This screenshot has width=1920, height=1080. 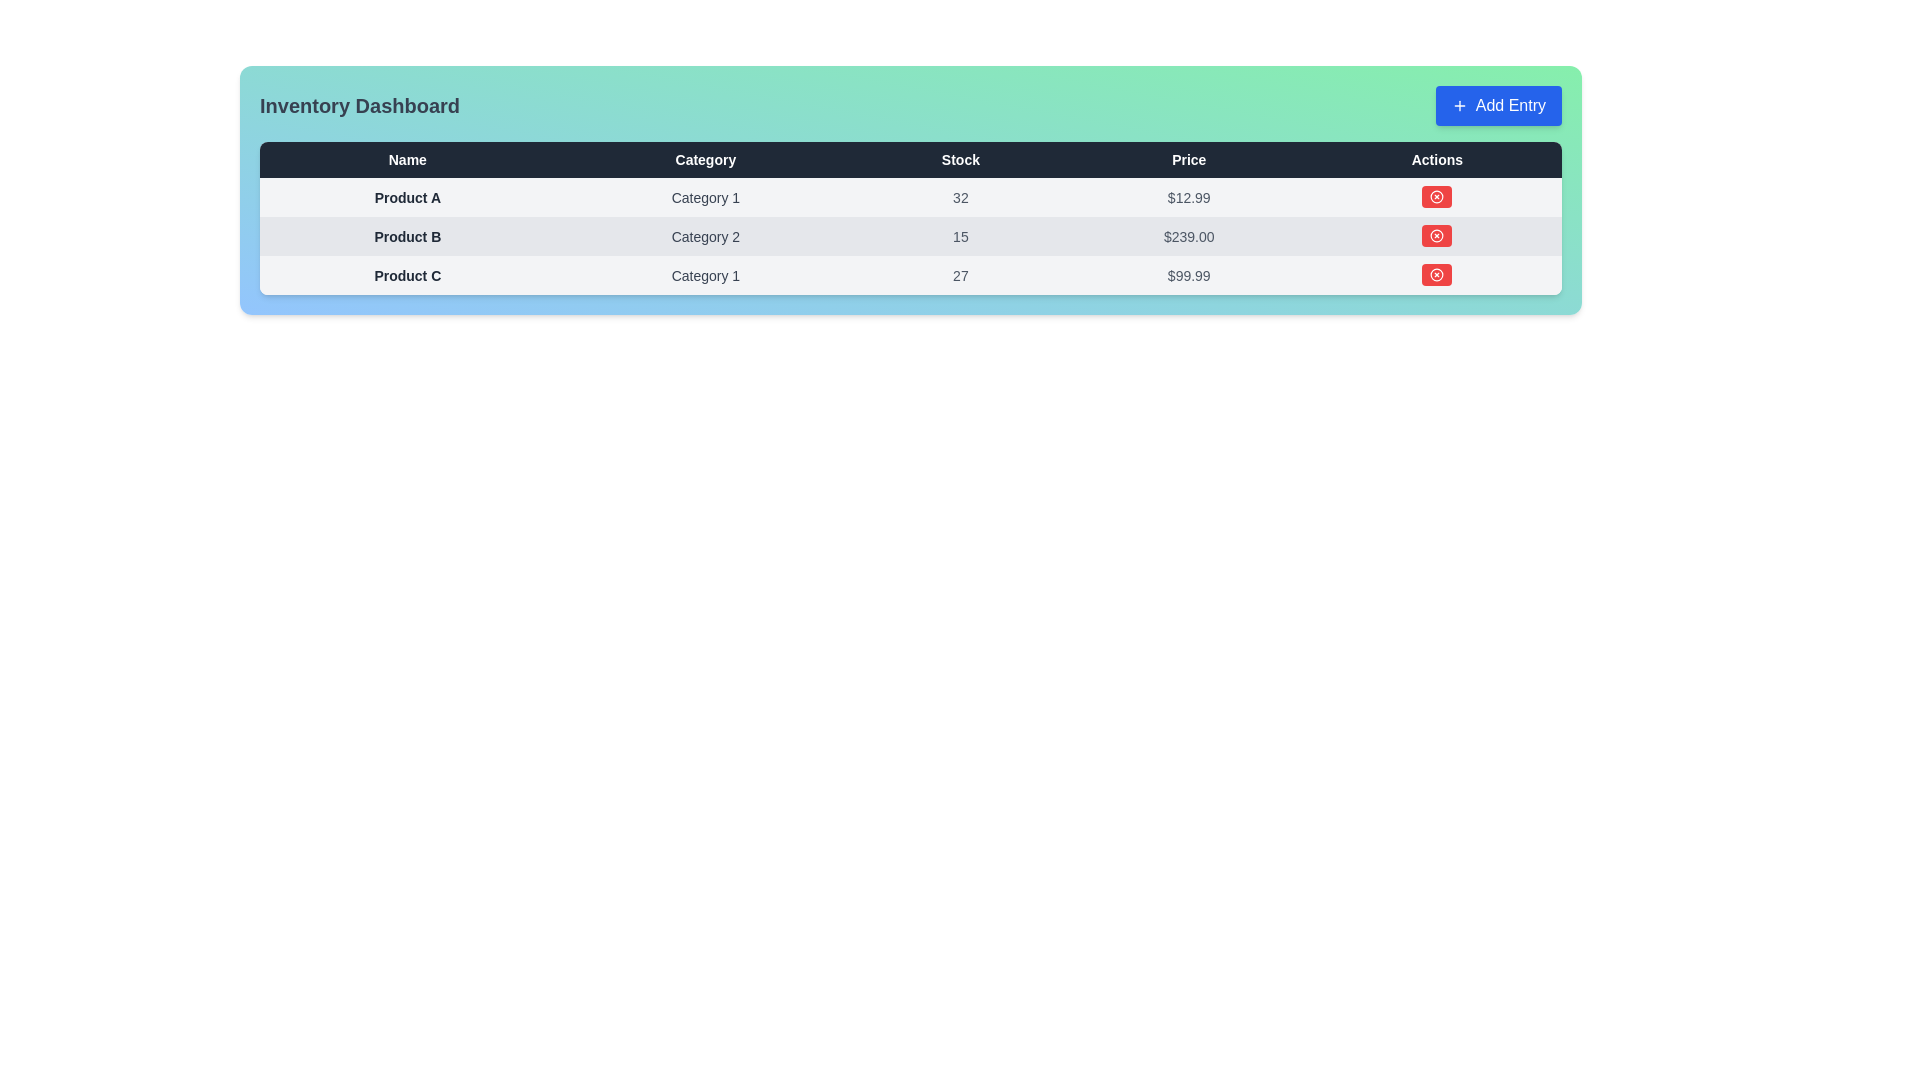 What do you see at coordinates (705, 158) in the screenshot?
I see `'Category' table header, which is the second column header in a horizontal row of headers, styled in bold white text on a dark background` at bounding box center [705, 158].